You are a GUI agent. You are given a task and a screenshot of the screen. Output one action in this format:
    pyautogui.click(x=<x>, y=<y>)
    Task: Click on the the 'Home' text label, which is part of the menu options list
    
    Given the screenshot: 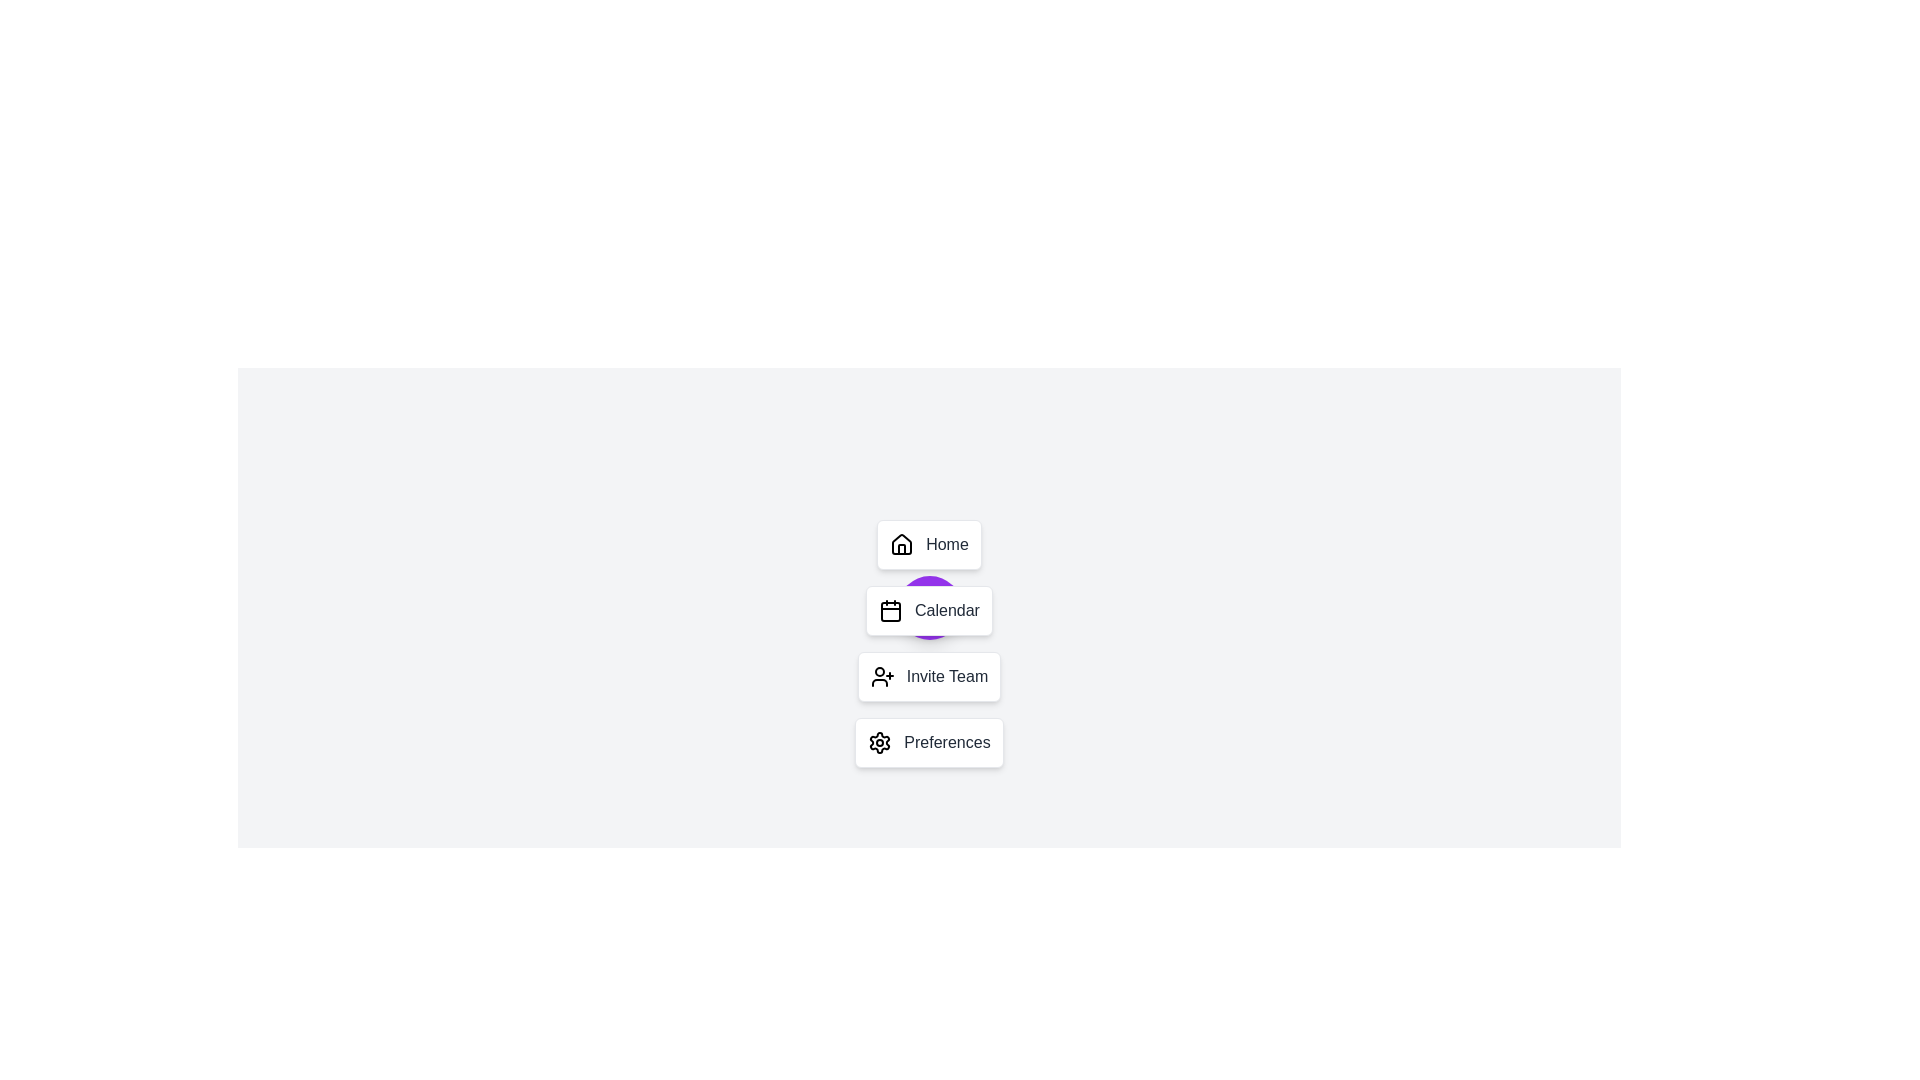 What is the action you would take?
    pyautogui.click(x=946, y=544)
    